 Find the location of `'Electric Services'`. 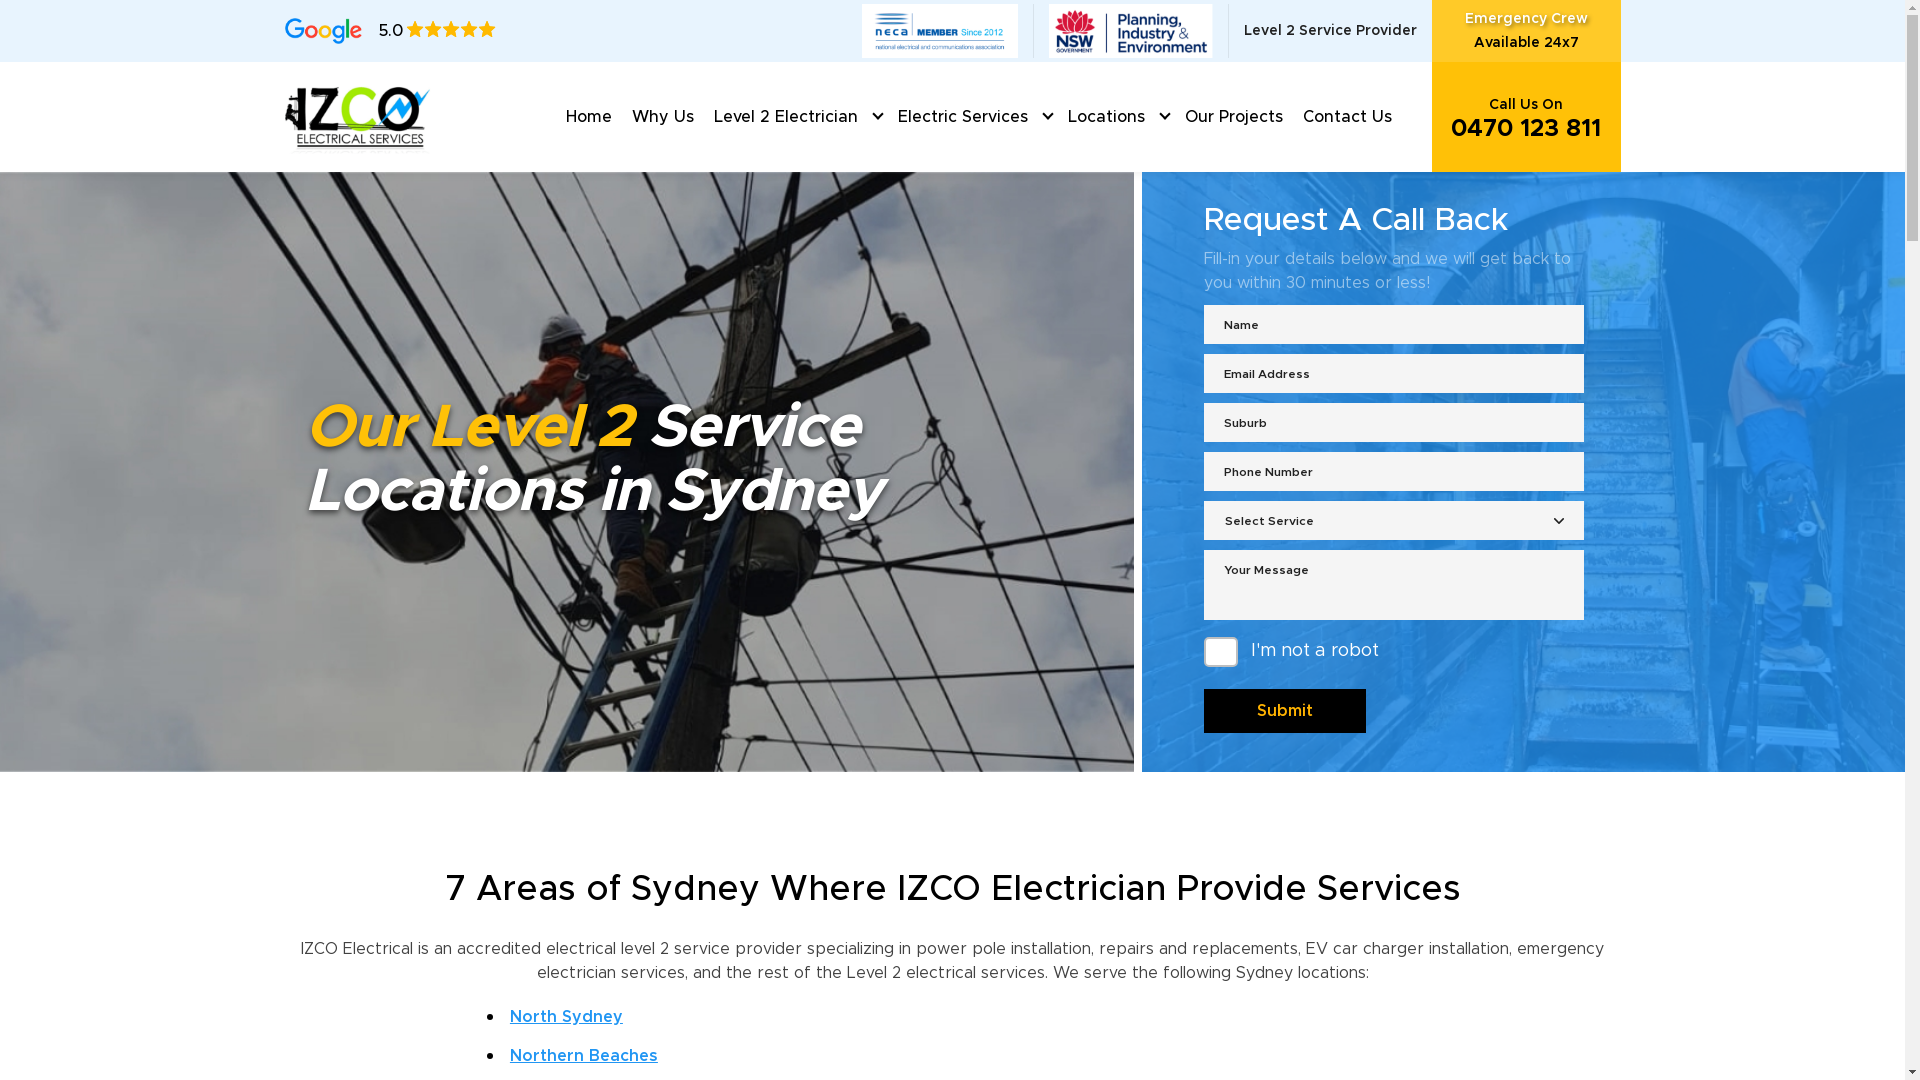

'Electric Services' is located at coordinates (887, 116).